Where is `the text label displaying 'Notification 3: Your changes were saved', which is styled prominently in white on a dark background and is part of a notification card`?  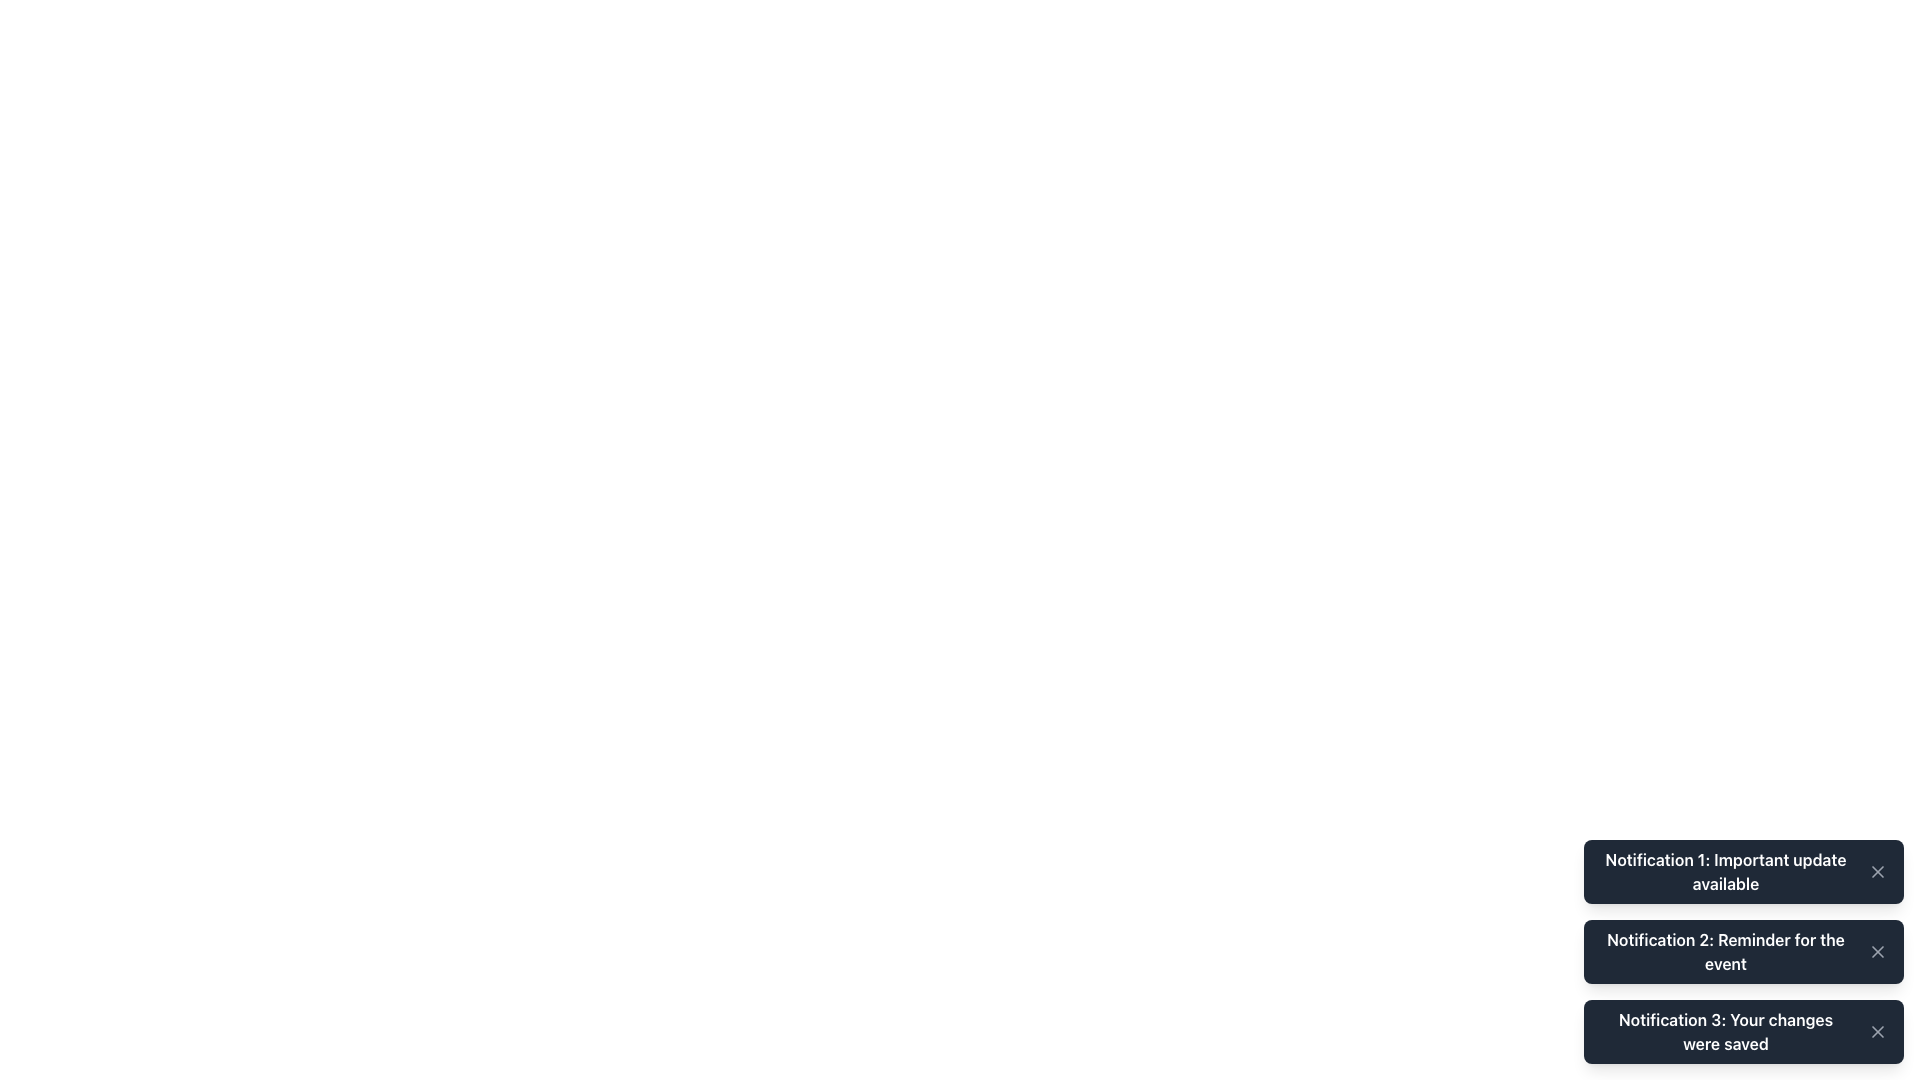
the text label displaying 'Notification 3: Your changes were saved', which is styled prominently in white on a dark background and is part of a notification card is located at coordinates (1725, 1032).